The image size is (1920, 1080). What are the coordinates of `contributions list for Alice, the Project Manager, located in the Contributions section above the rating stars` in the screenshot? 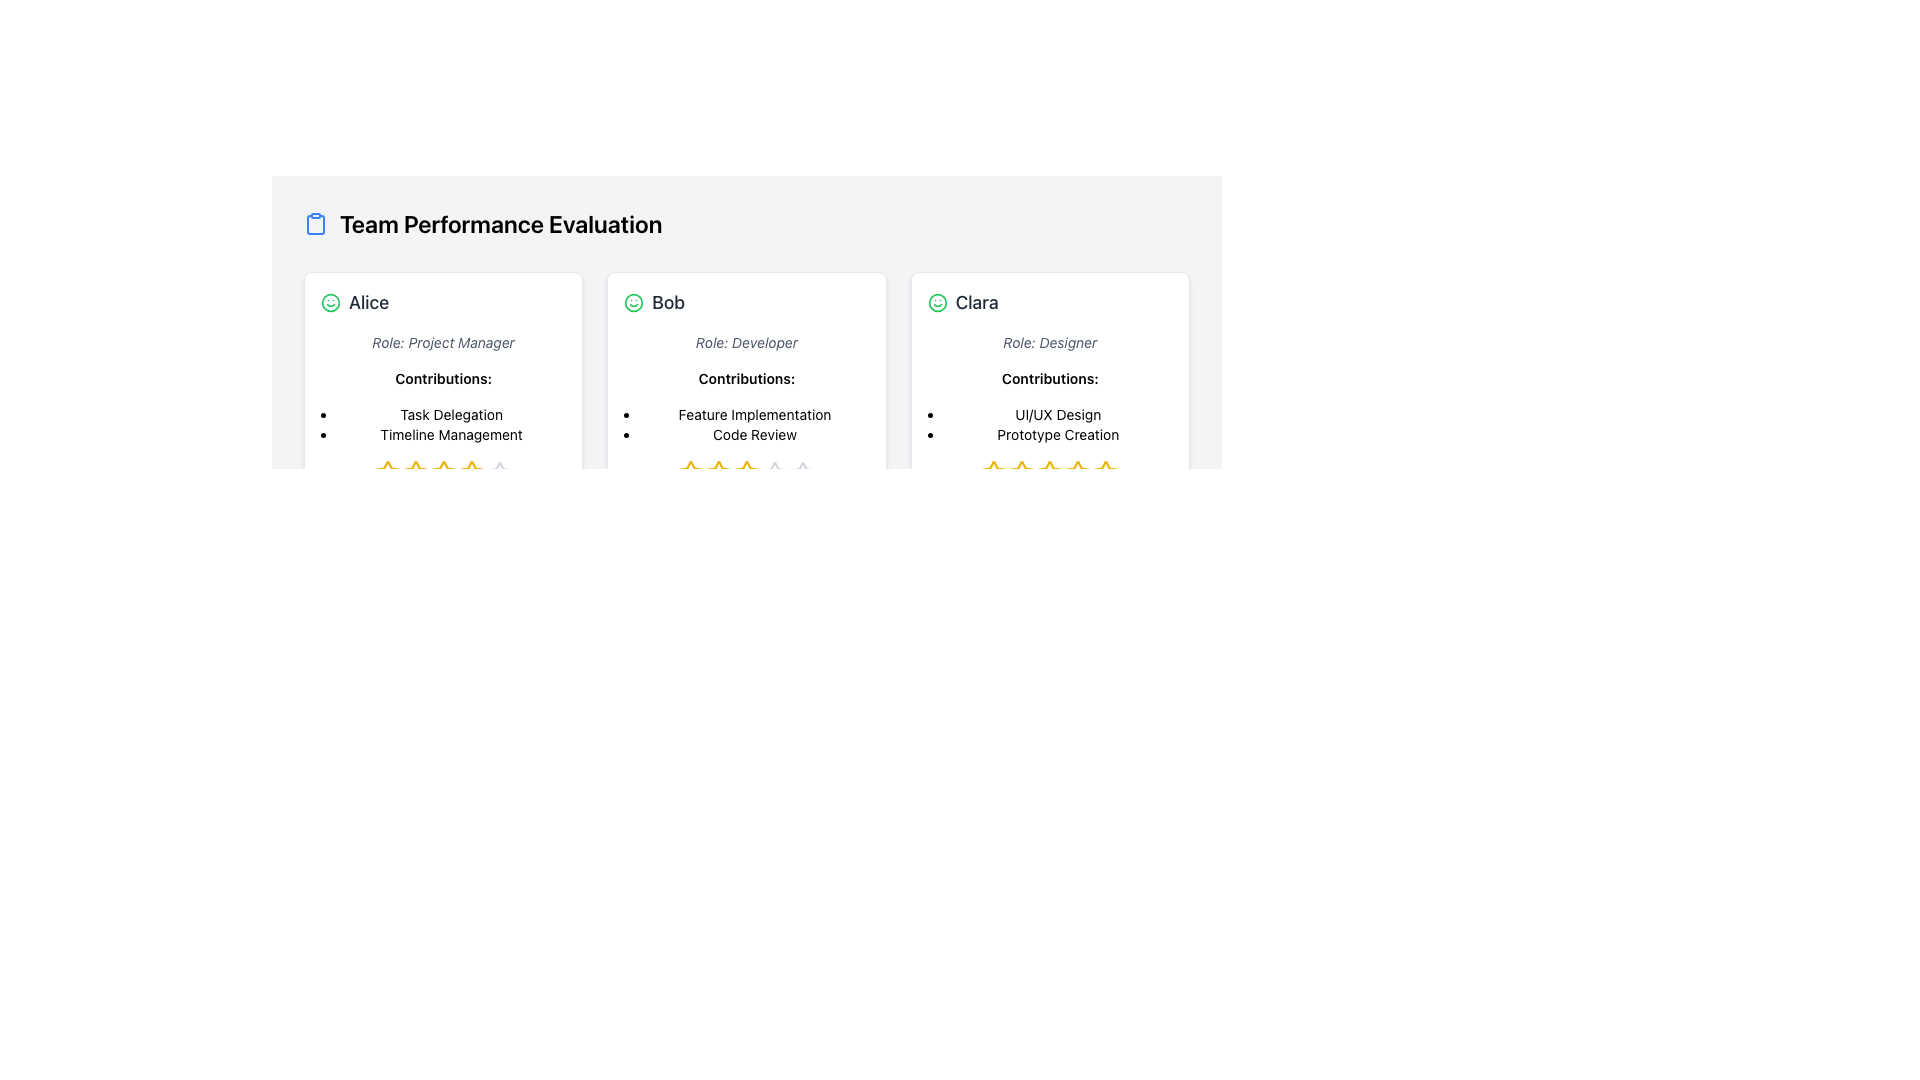 It's located at (450, 423).